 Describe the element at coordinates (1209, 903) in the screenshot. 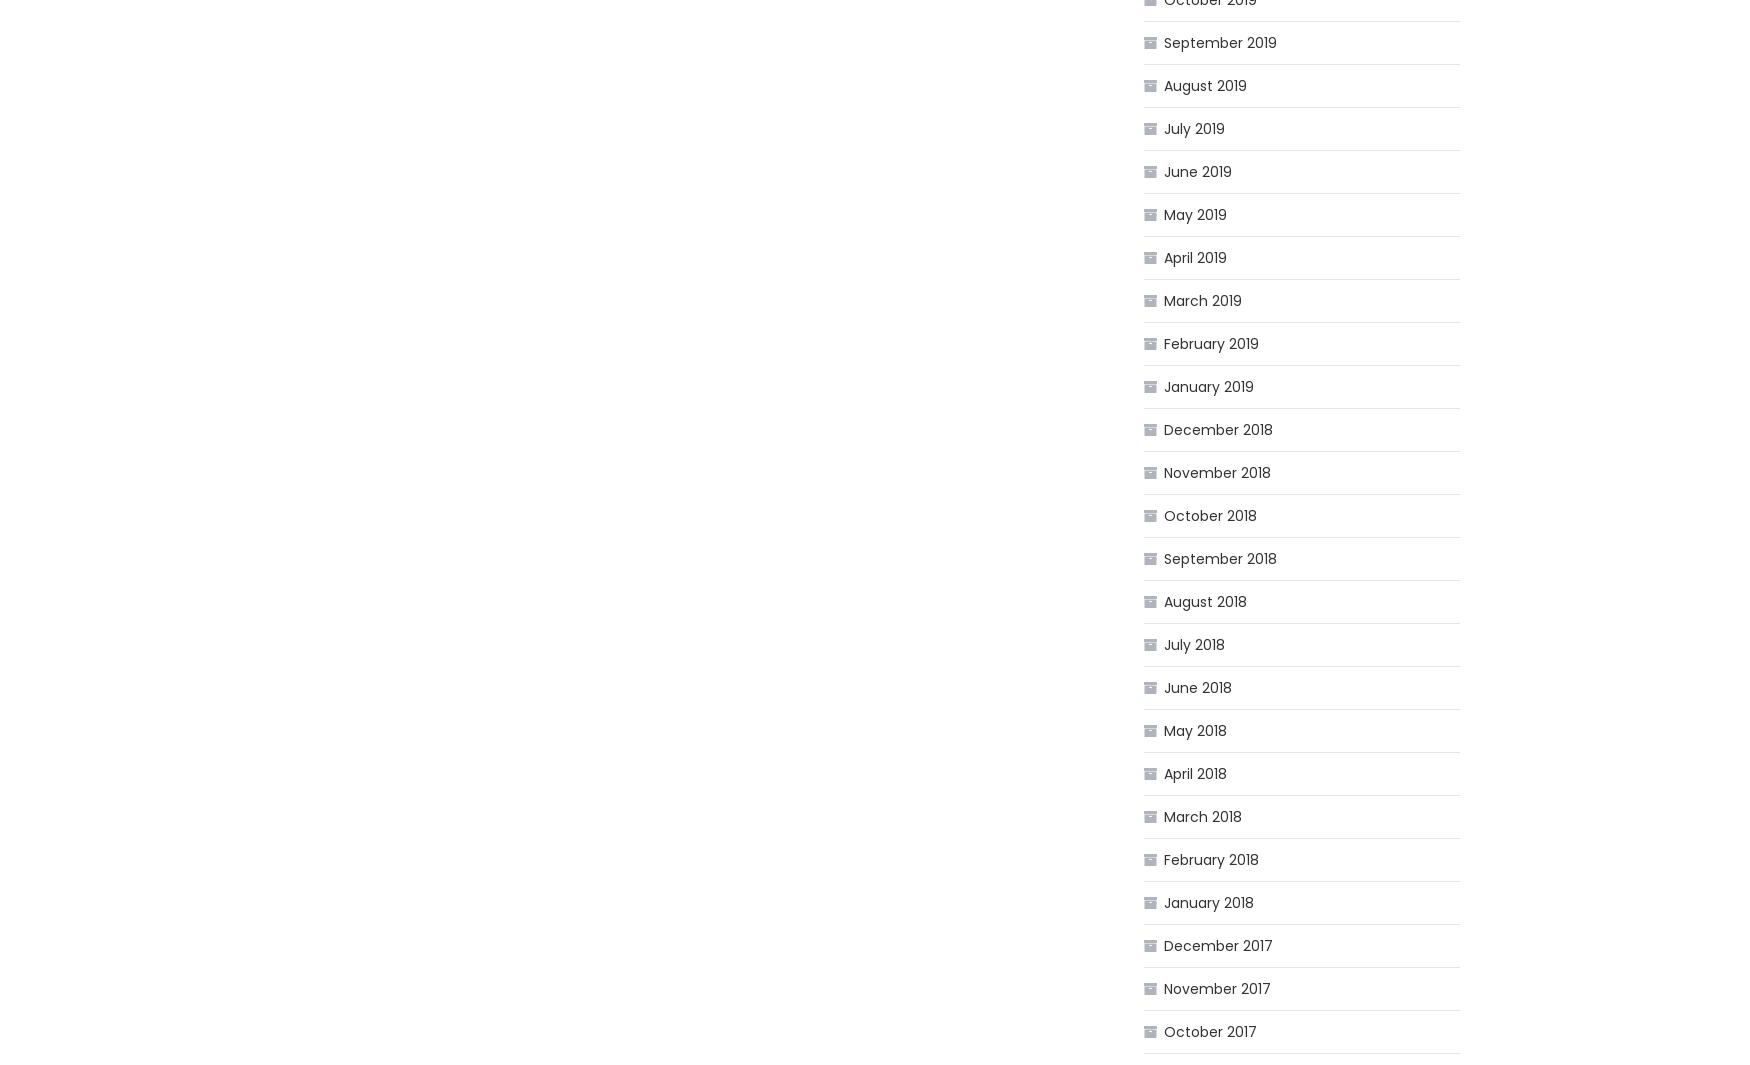

I see `'January 2018'` at that location.